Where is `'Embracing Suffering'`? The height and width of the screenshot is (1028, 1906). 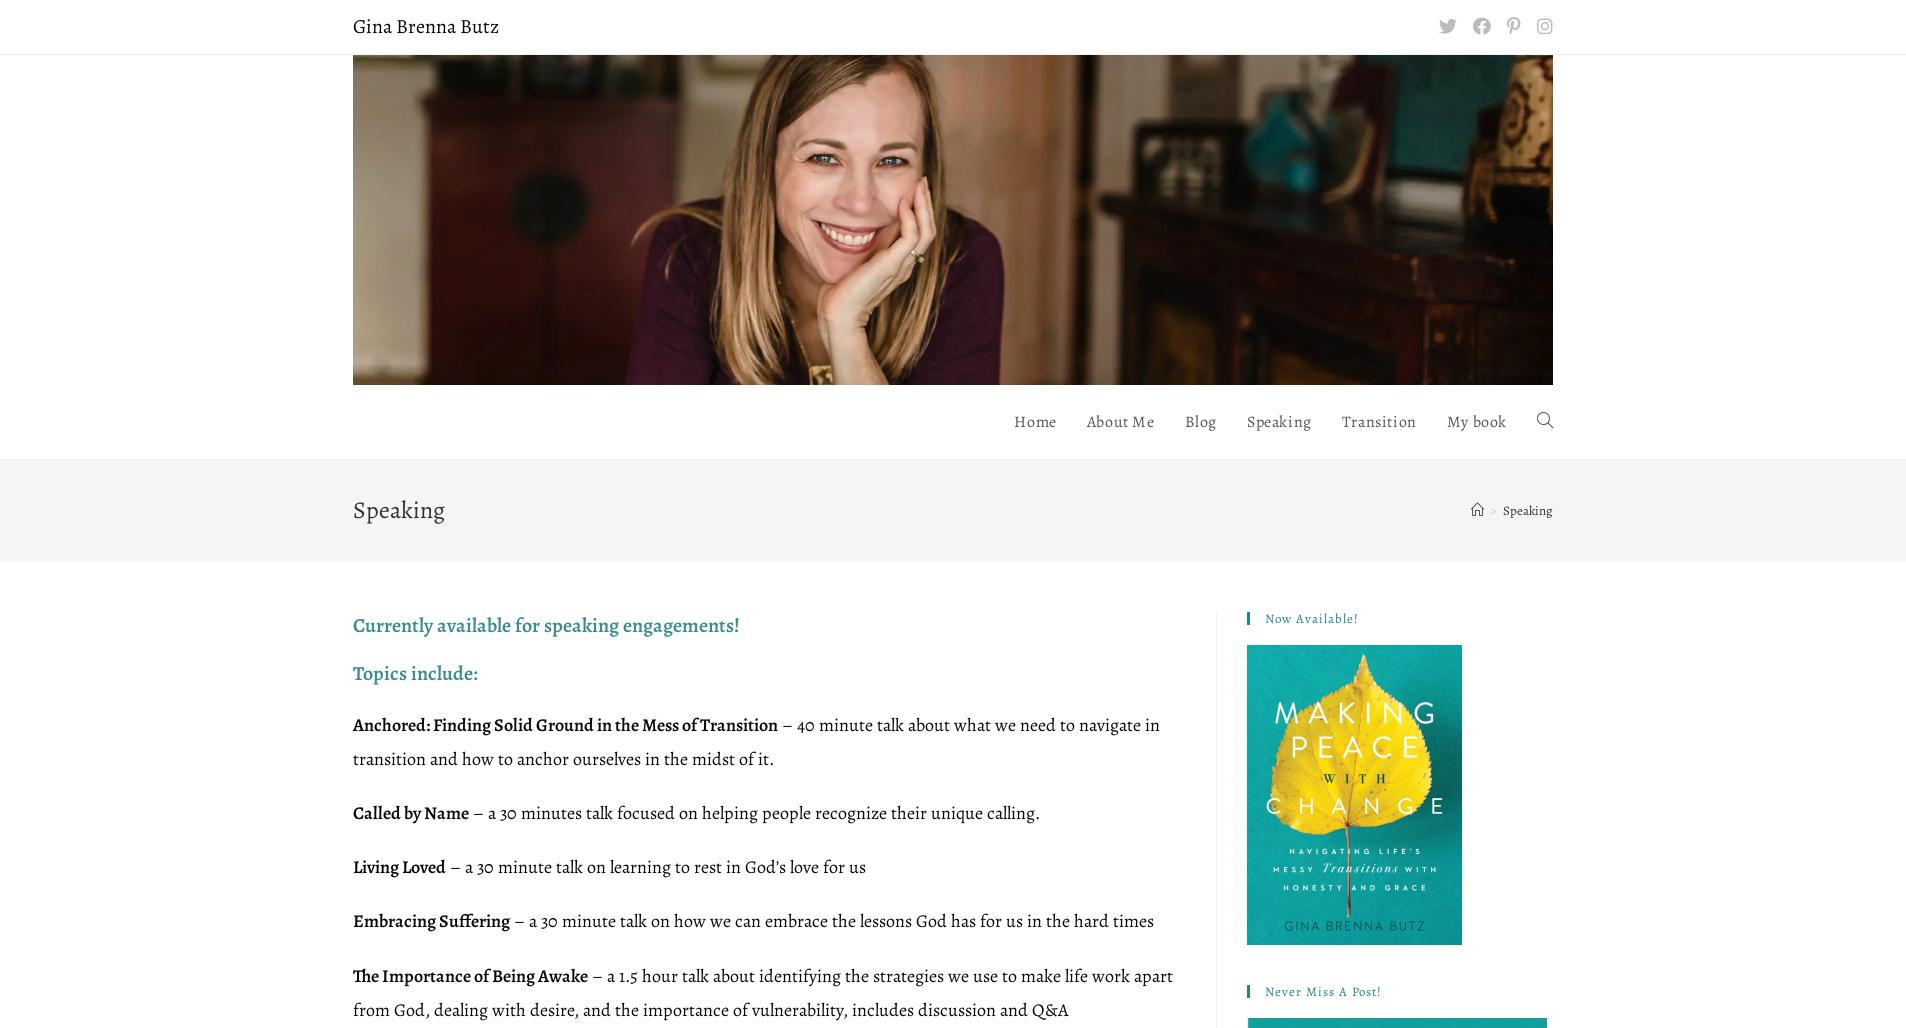 'Embracing Suffering' is located at coordinates (430, 920).